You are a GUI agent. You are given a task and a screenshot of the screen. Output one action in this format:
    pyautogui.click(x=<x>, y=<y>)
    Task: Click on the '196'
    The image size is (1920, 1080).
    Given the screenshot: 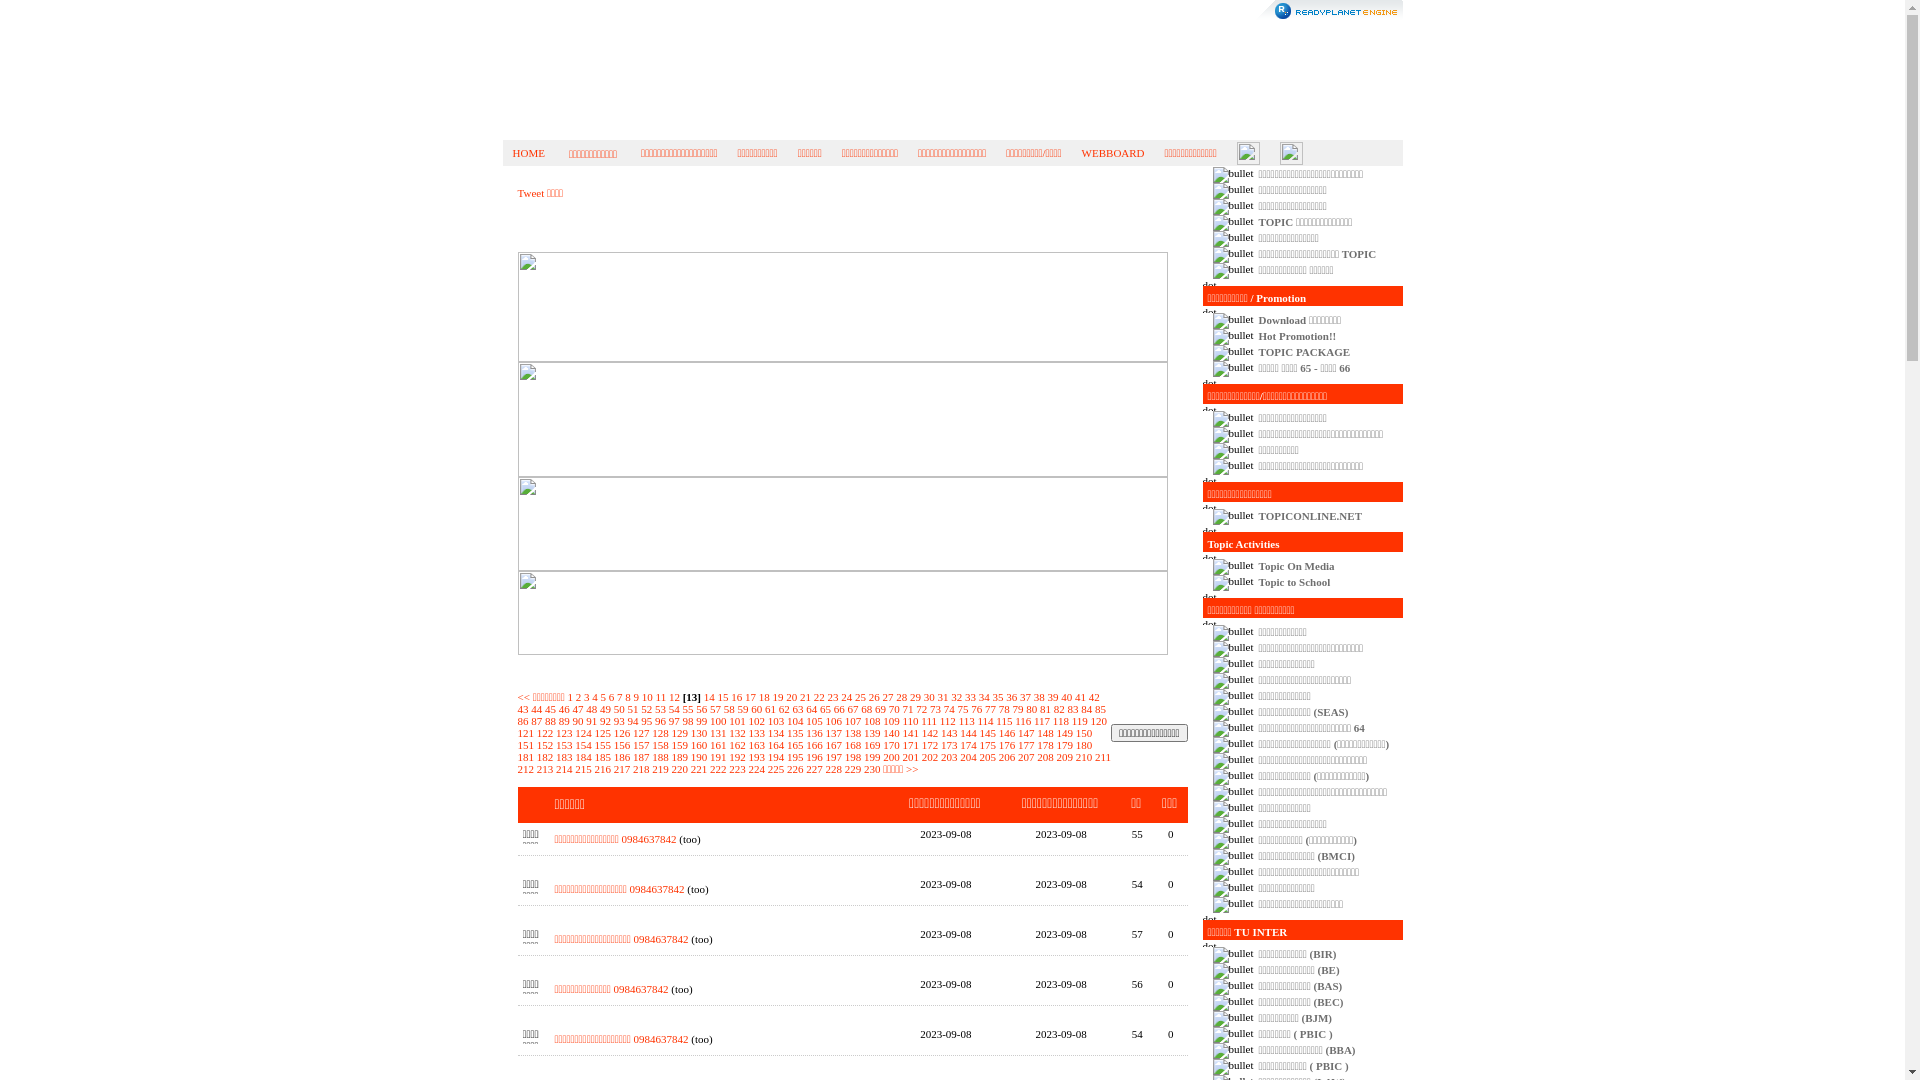 What is the action you would take?
    pyautogui.click(x=806, y=756)
    